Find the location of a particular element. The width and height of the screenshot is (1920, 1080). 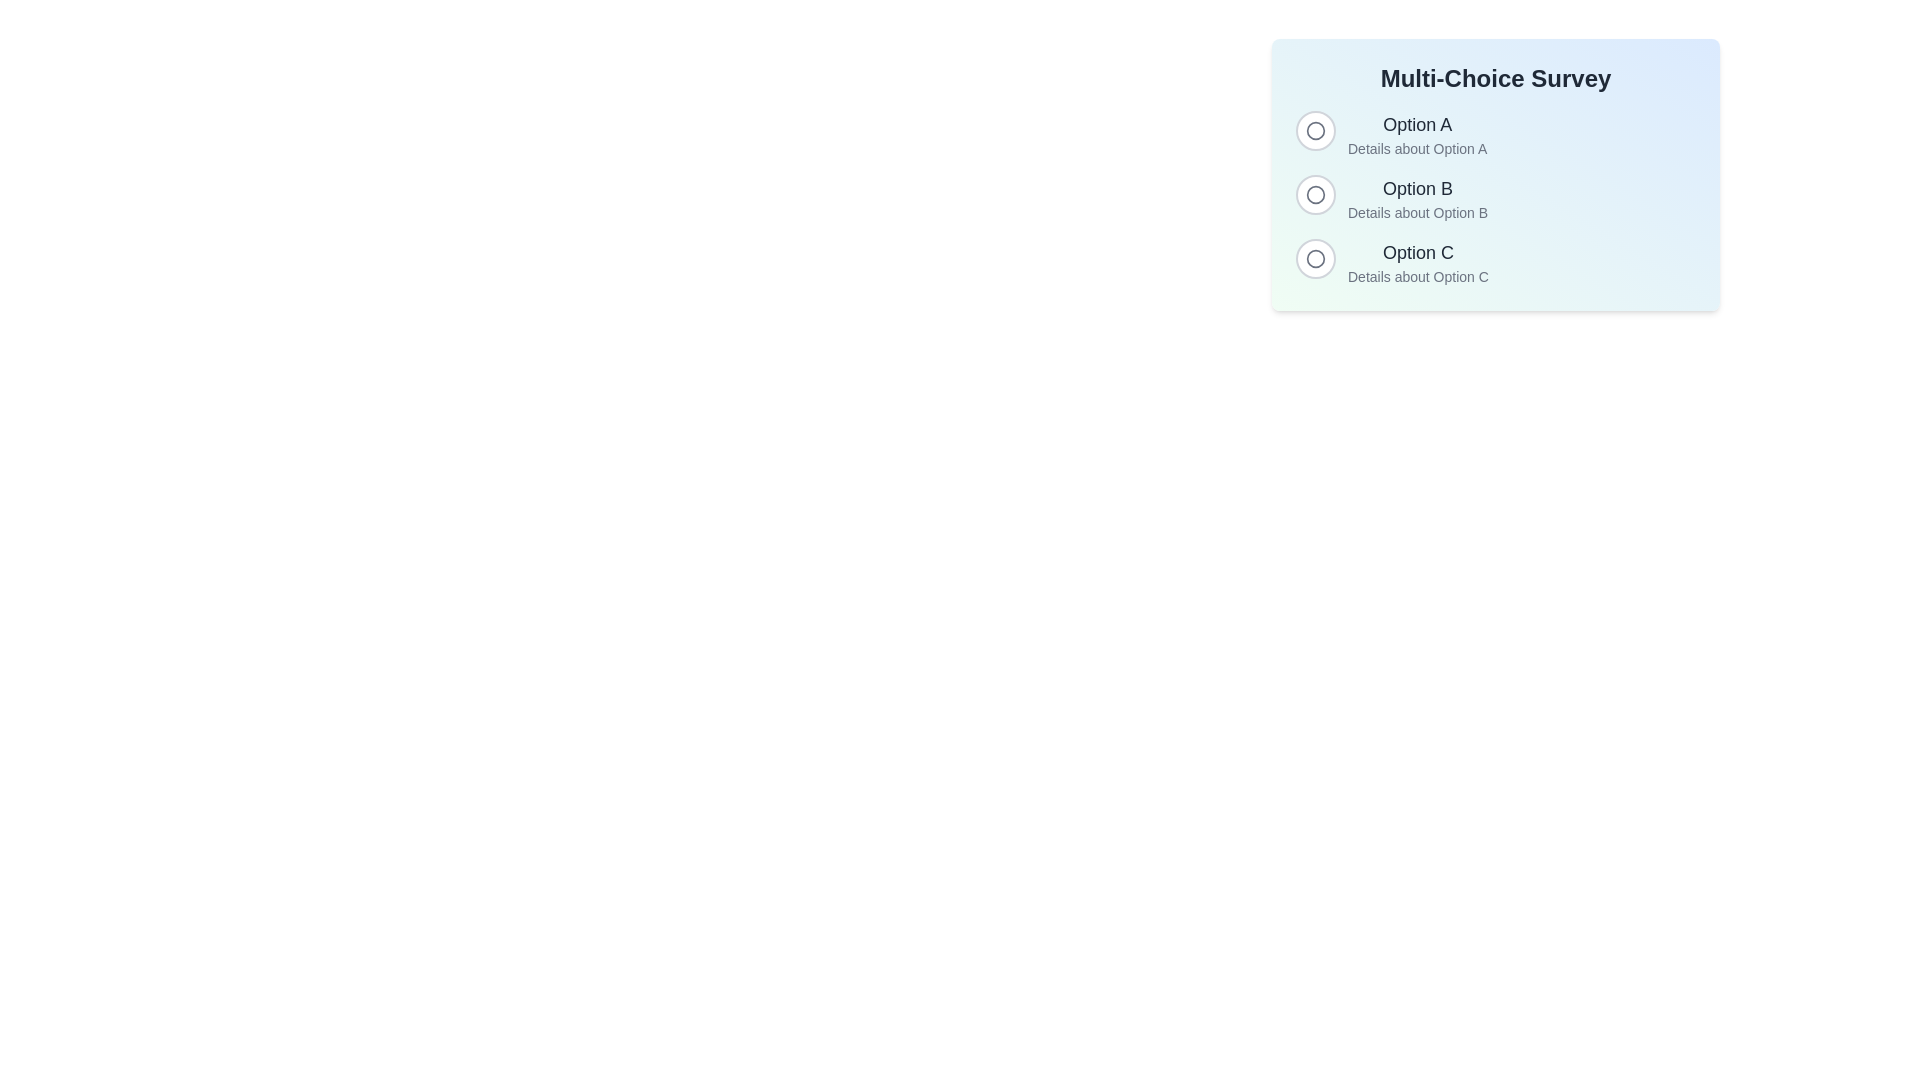

the non-interactive header text that introduces the multi-choice survey form located at the top of a blue-white gradient background is located at coordinates (1496, 77).